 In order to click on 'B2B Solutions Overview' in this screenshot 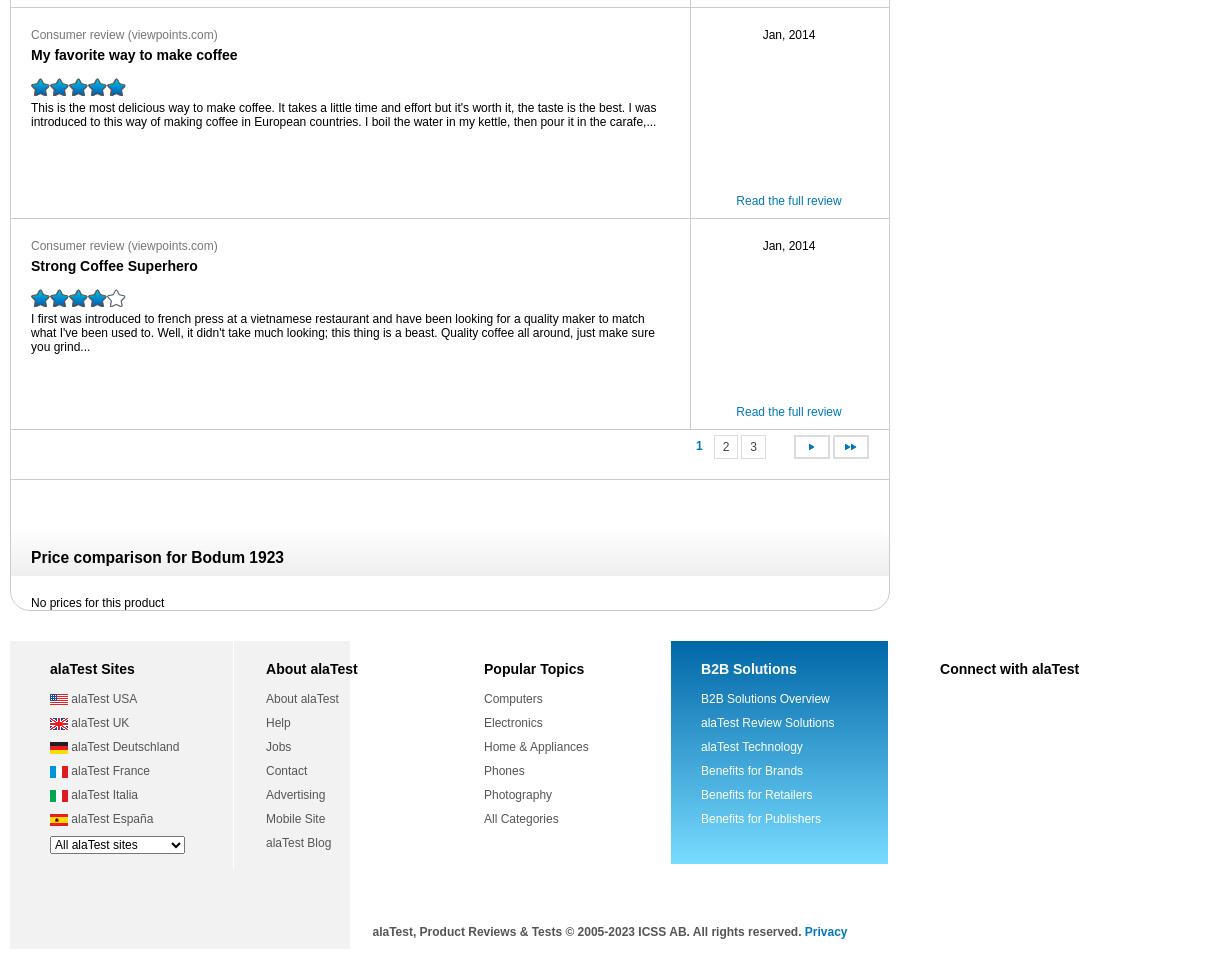, I will do `click(699, 699)`.